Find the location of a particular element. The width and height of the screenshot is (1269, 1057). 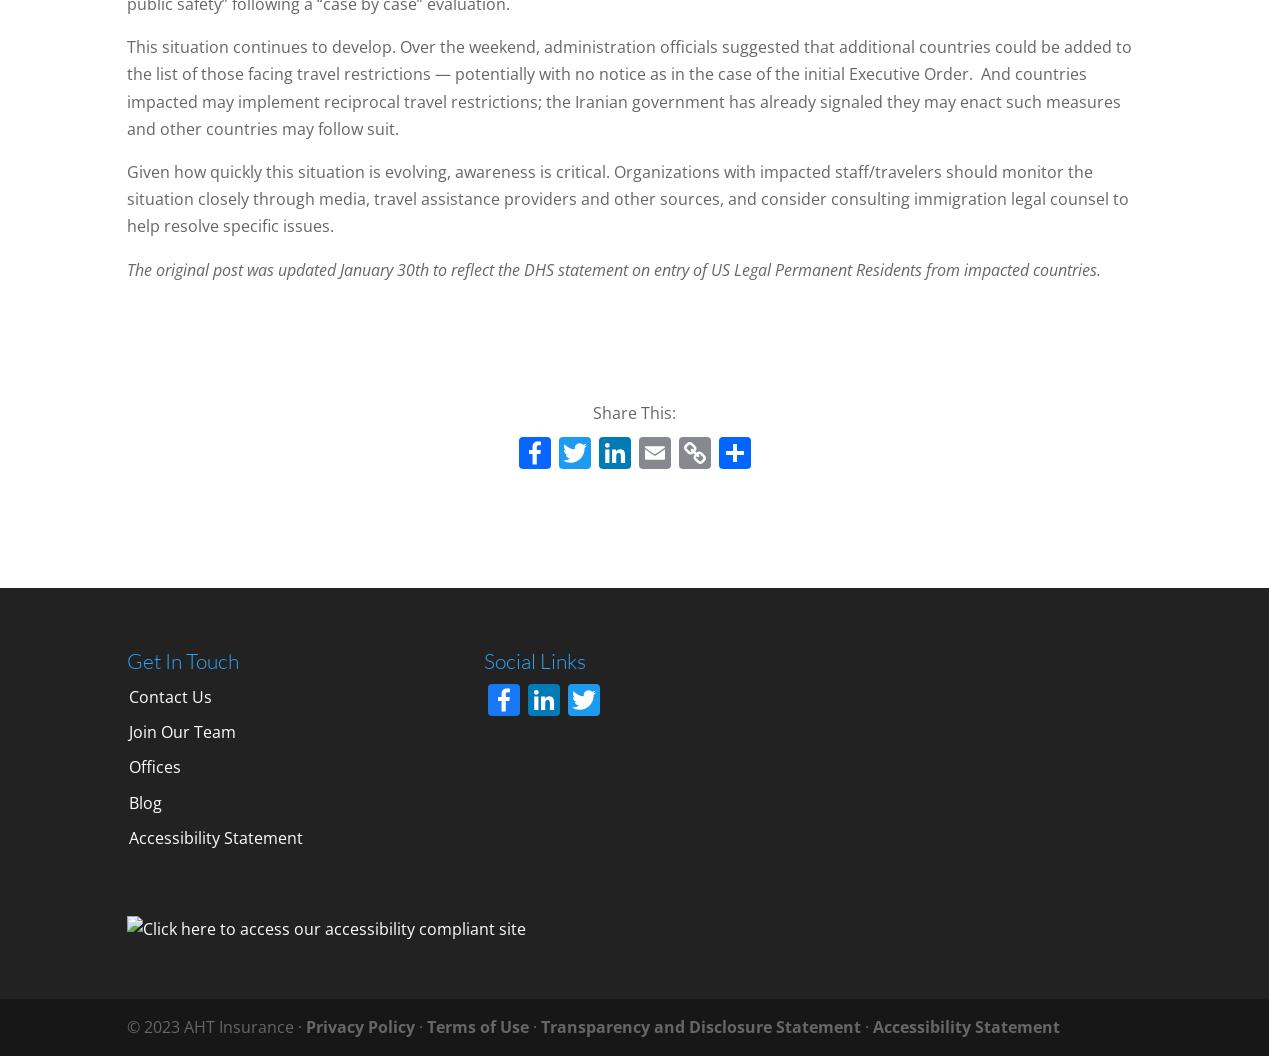

'Join Our Team' is located at coordinates (180, 730).